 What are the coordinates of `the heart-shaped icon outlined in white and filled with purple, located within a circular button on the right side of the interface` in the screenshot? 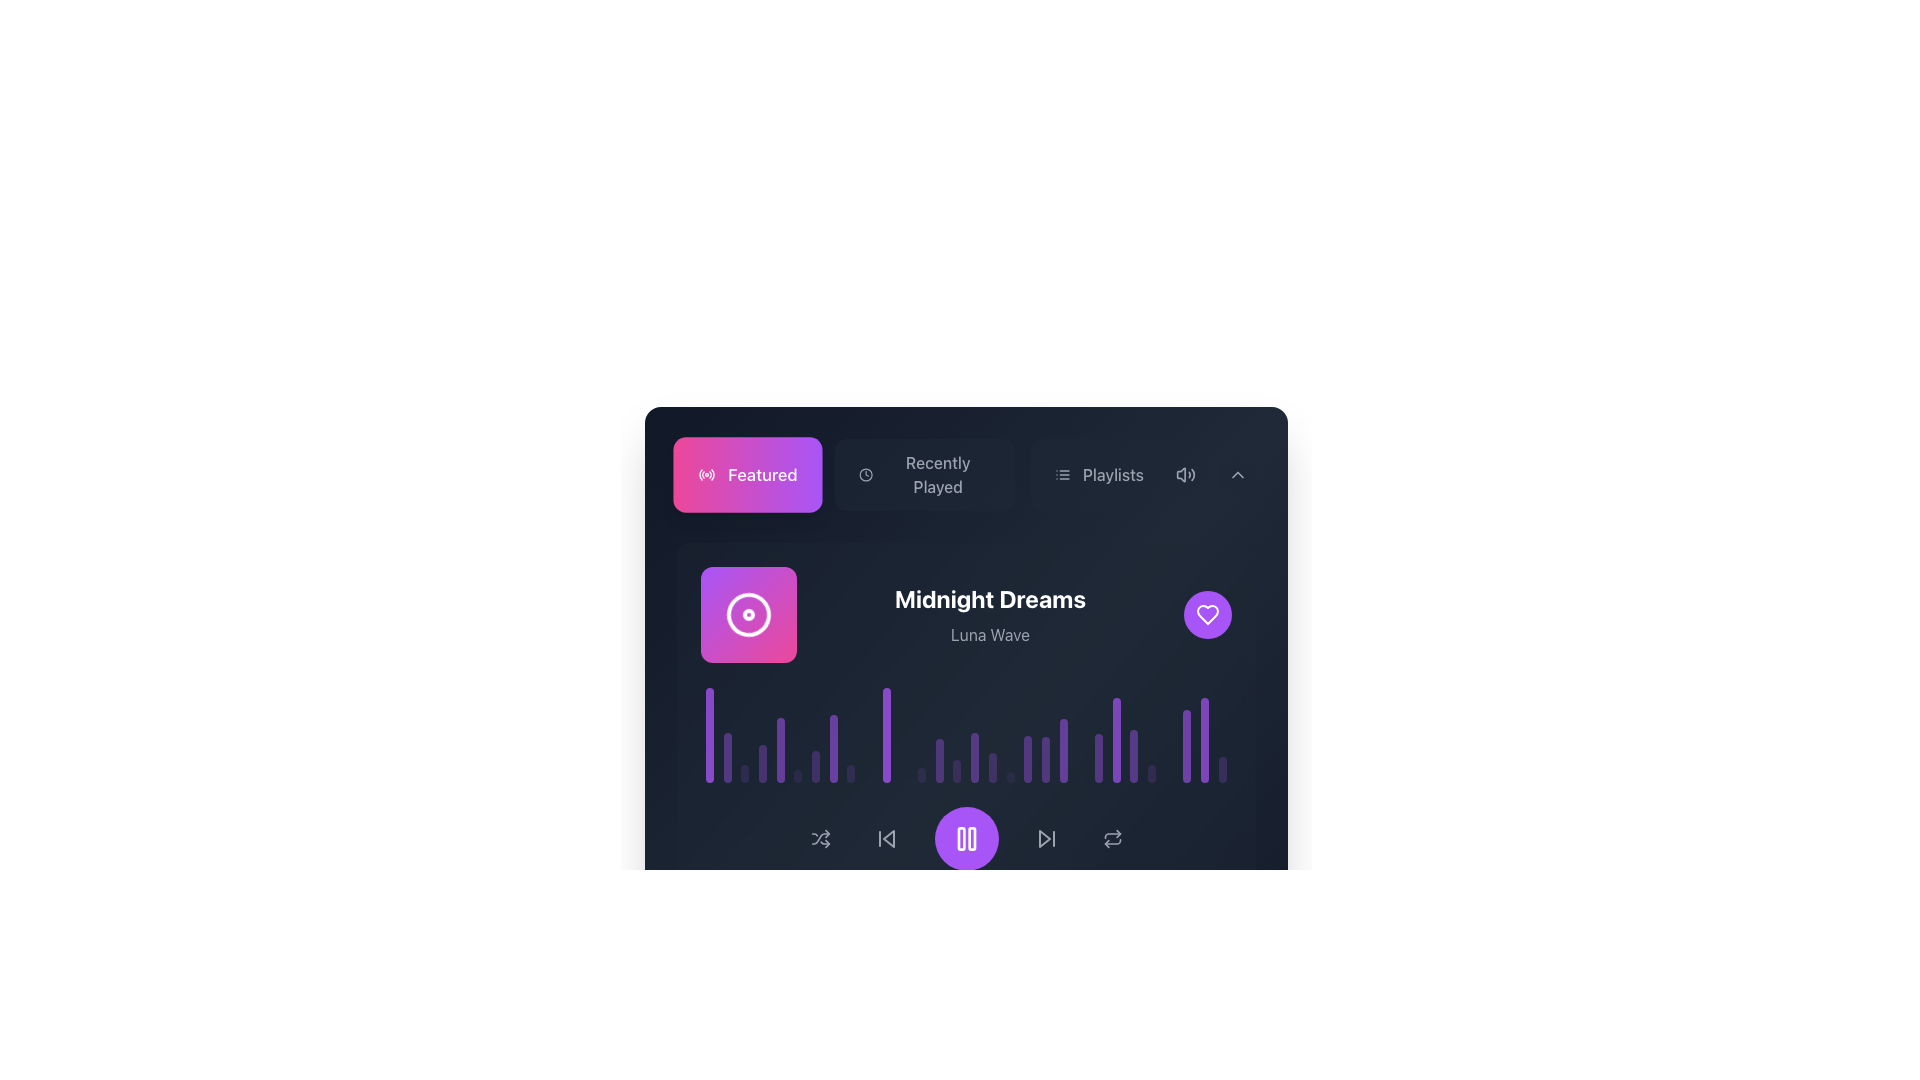 It's located at (1207, 613).